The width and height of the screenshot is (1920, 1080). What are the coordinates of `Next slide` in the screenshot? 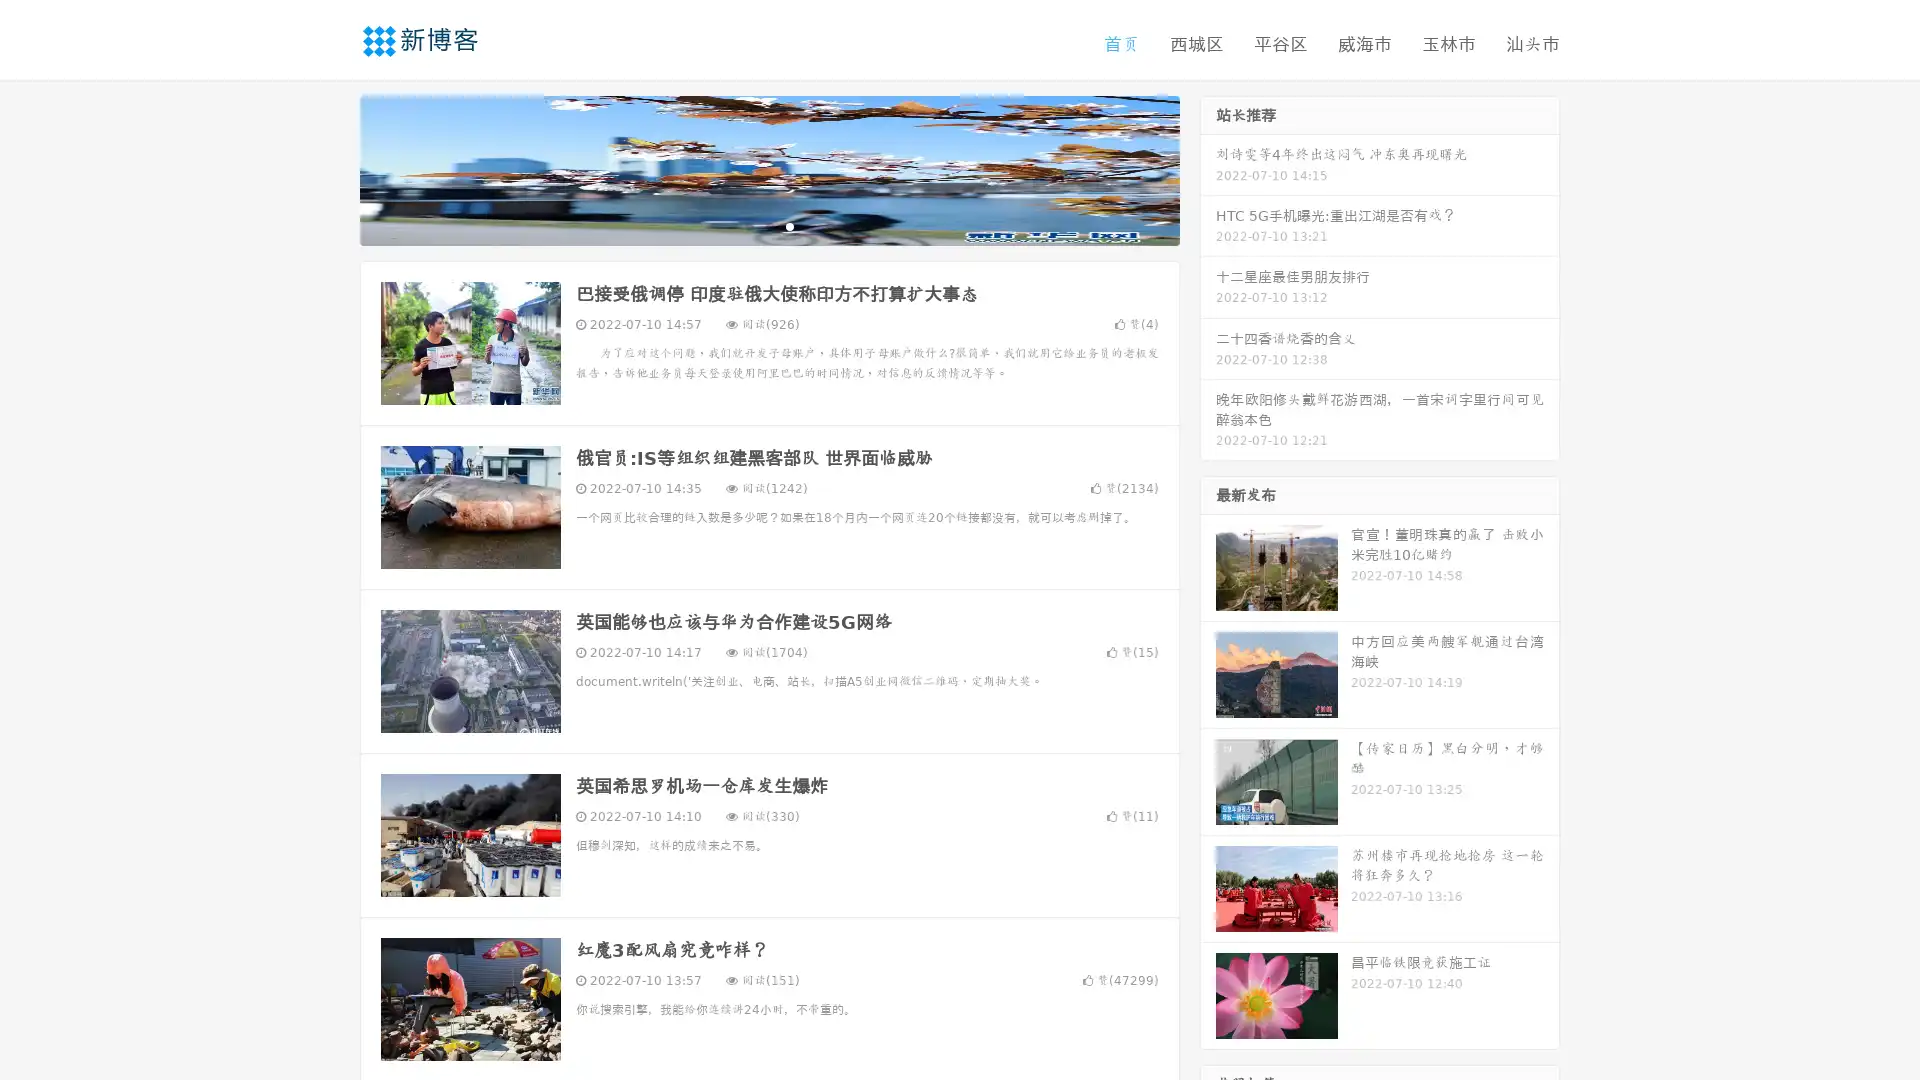 It's located at (1208, 168).